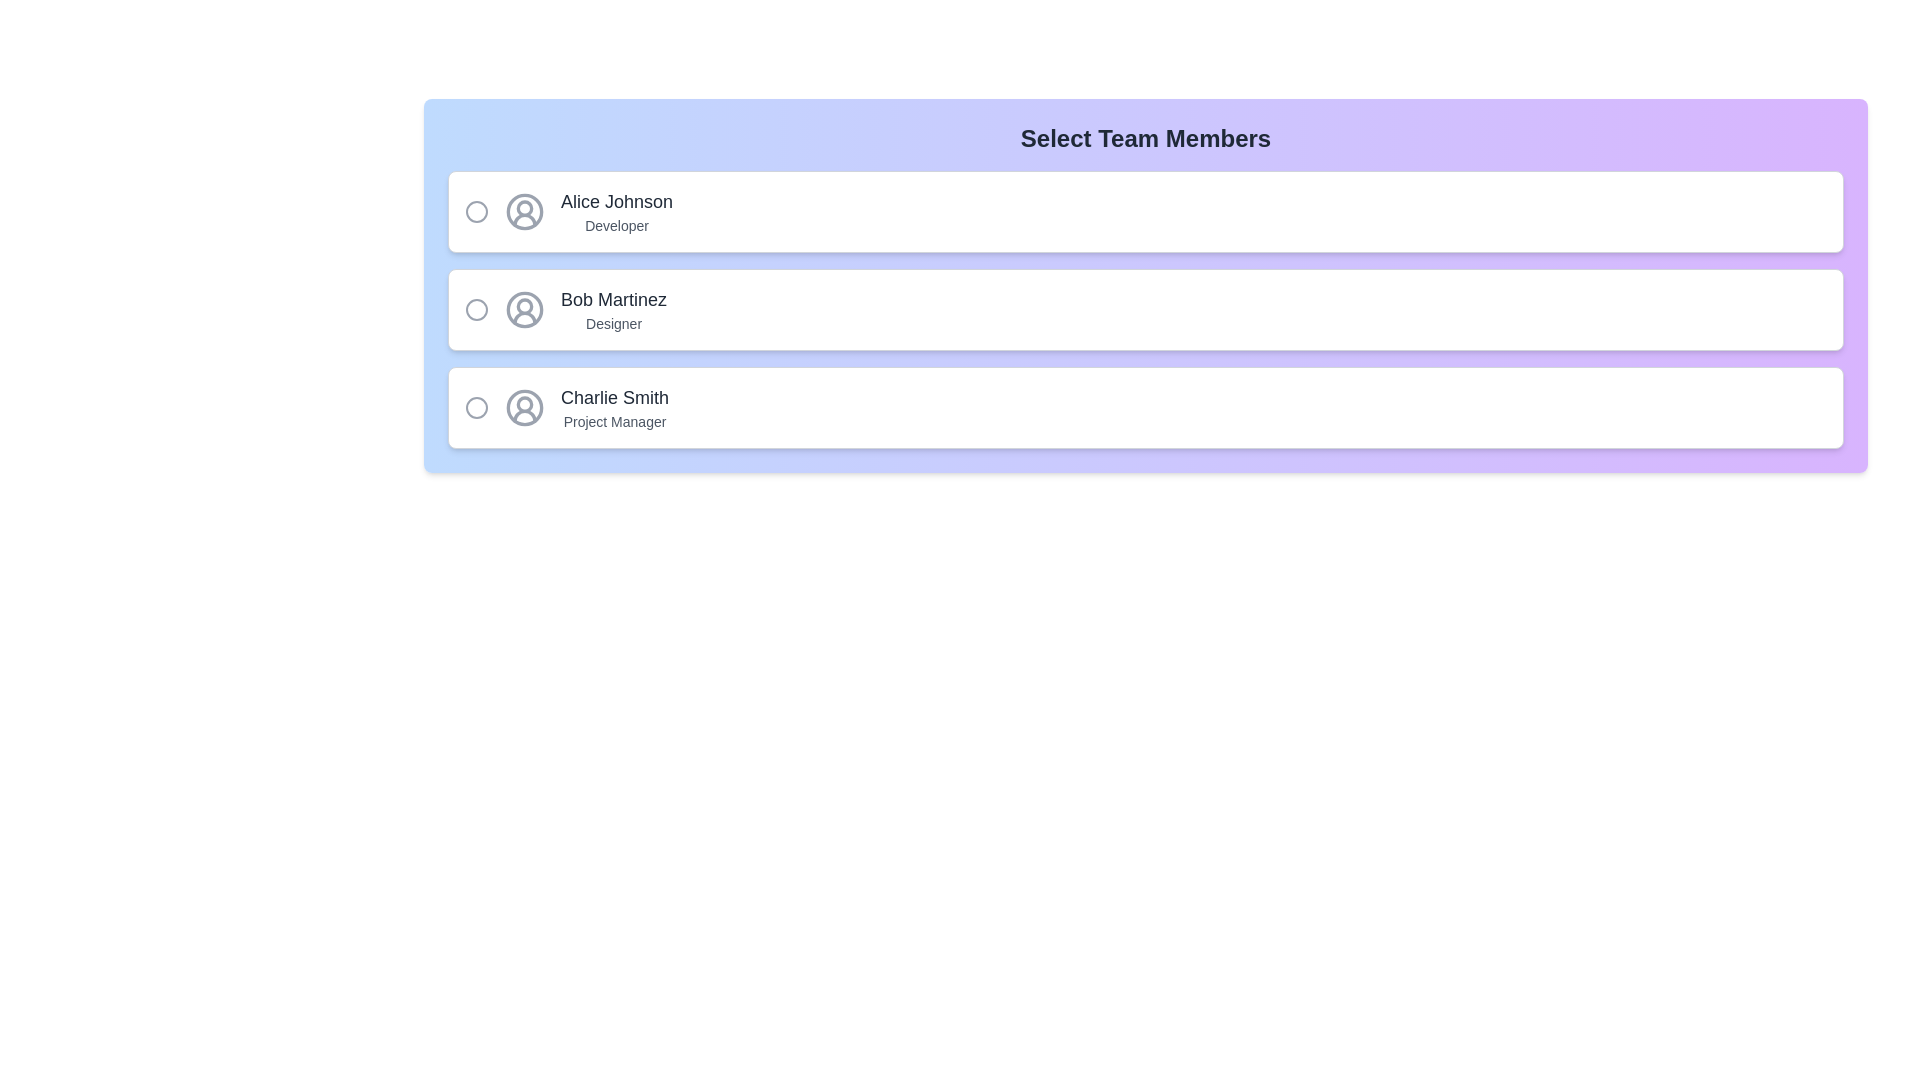  What do you see at coordinates (524, 404) in the screenshot?
I see `the inner circular part of the avatar icon for 'Charlie Smith' located in the third row of the user selection list` at bounding box center [524, 404].